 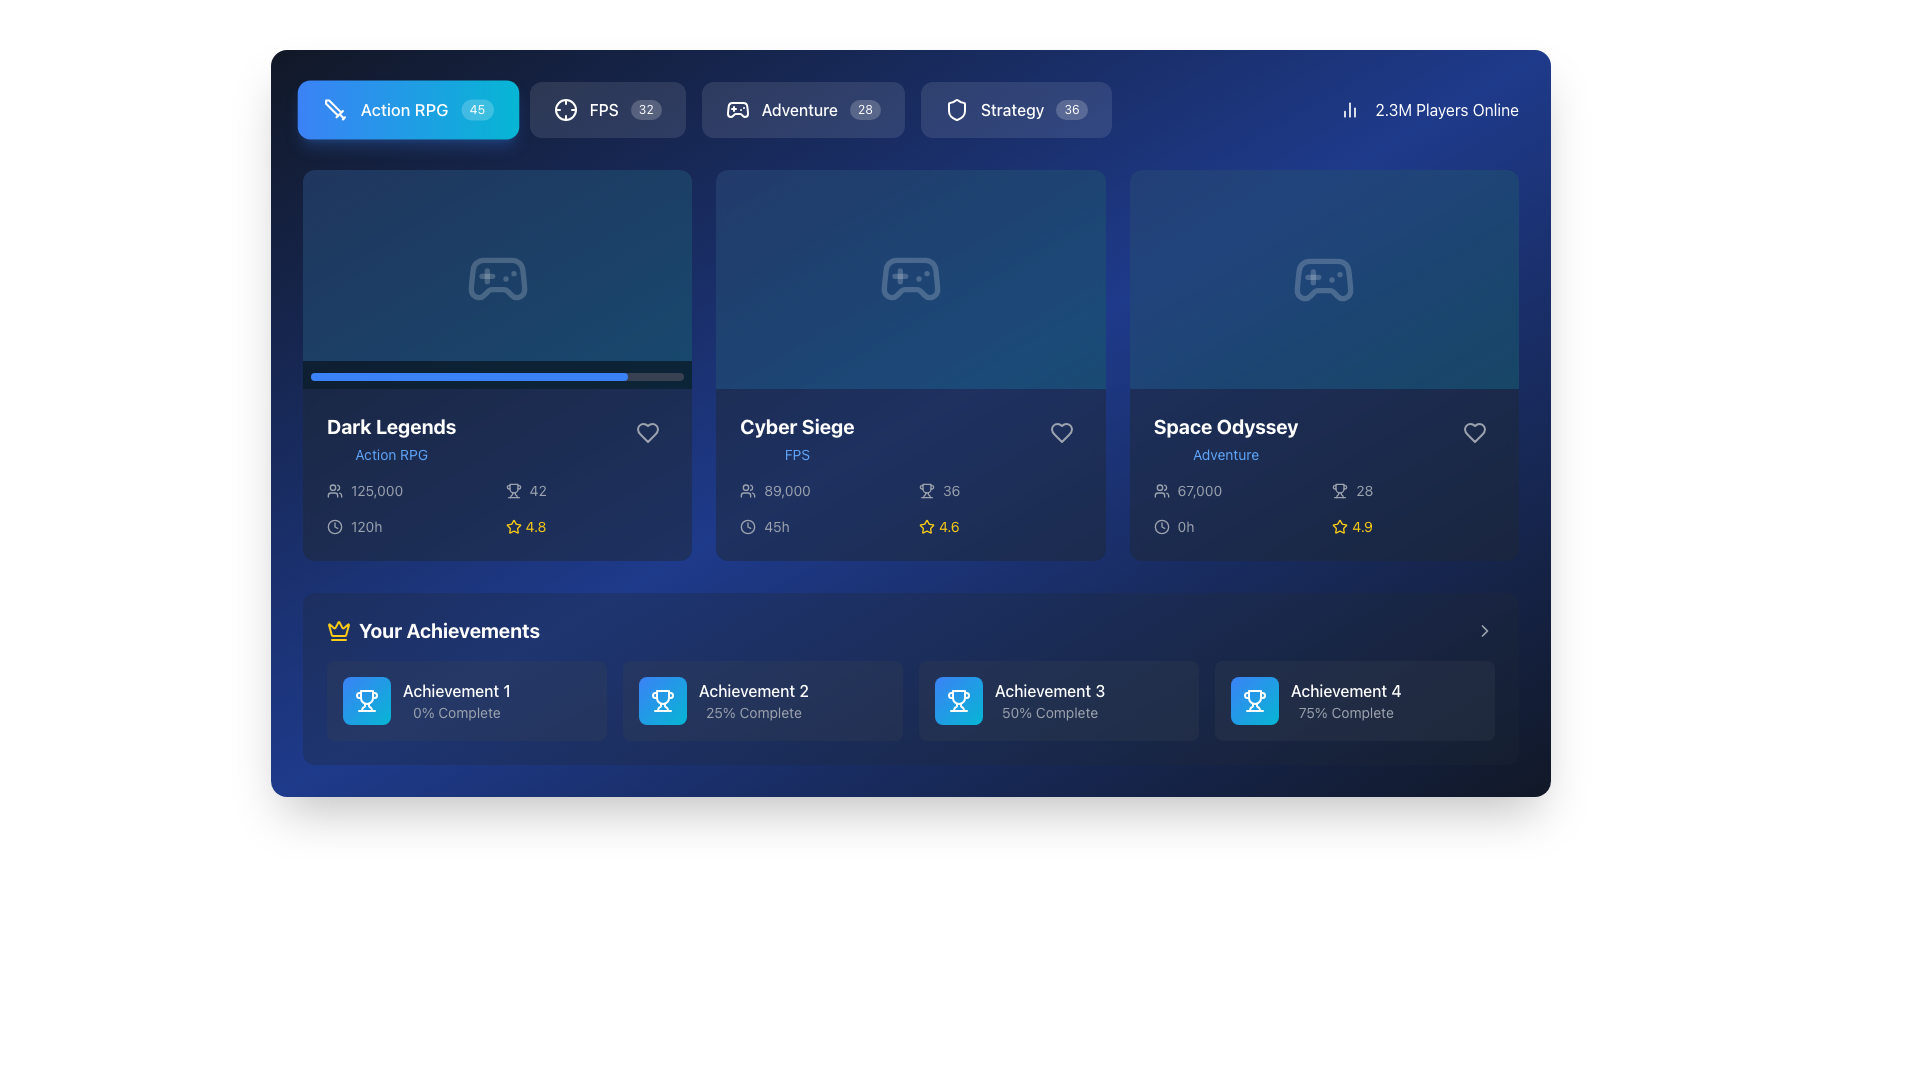 I want to click on the game controller icon located in the third card from the left under the 'Space Odyssey' title, positioned towards the top center of the card, so click(x=1324, y=279).